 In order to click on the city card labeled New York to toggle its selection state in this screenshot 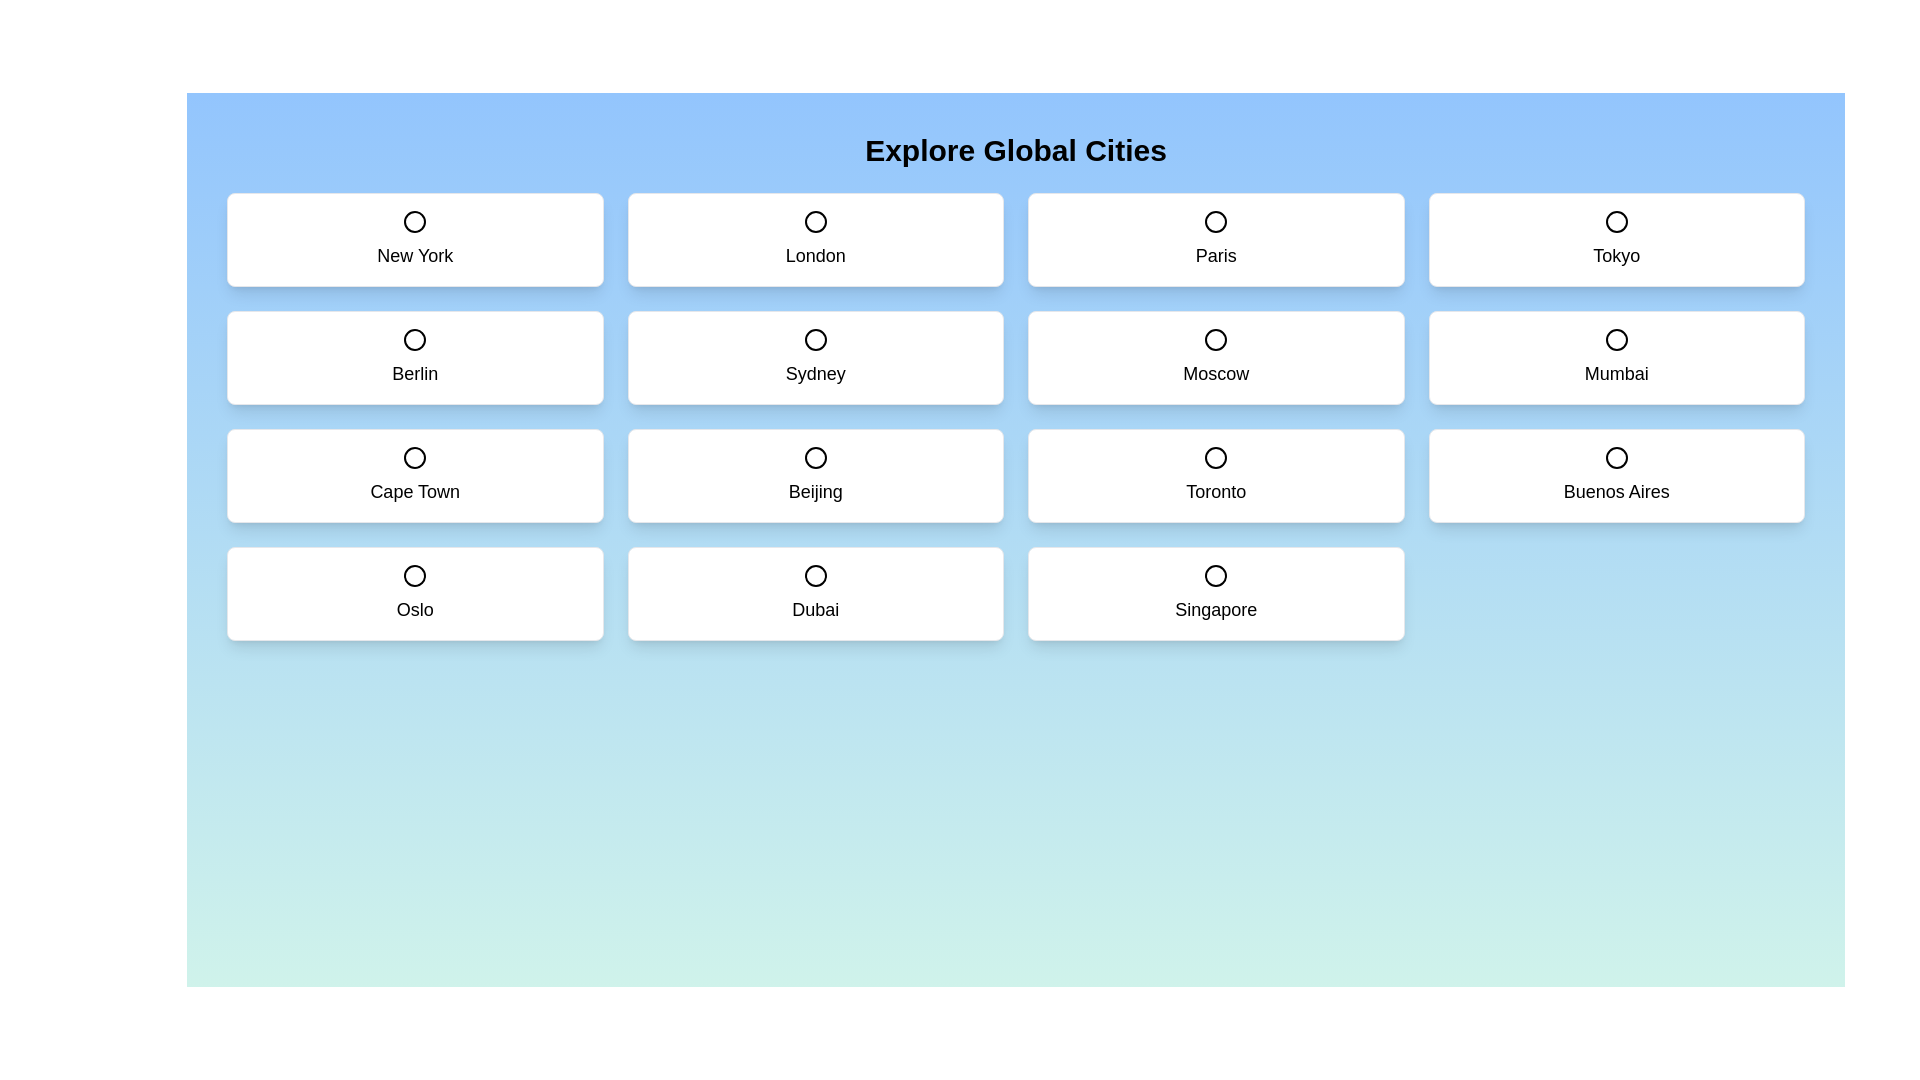, I will do `click(414, 238)`.